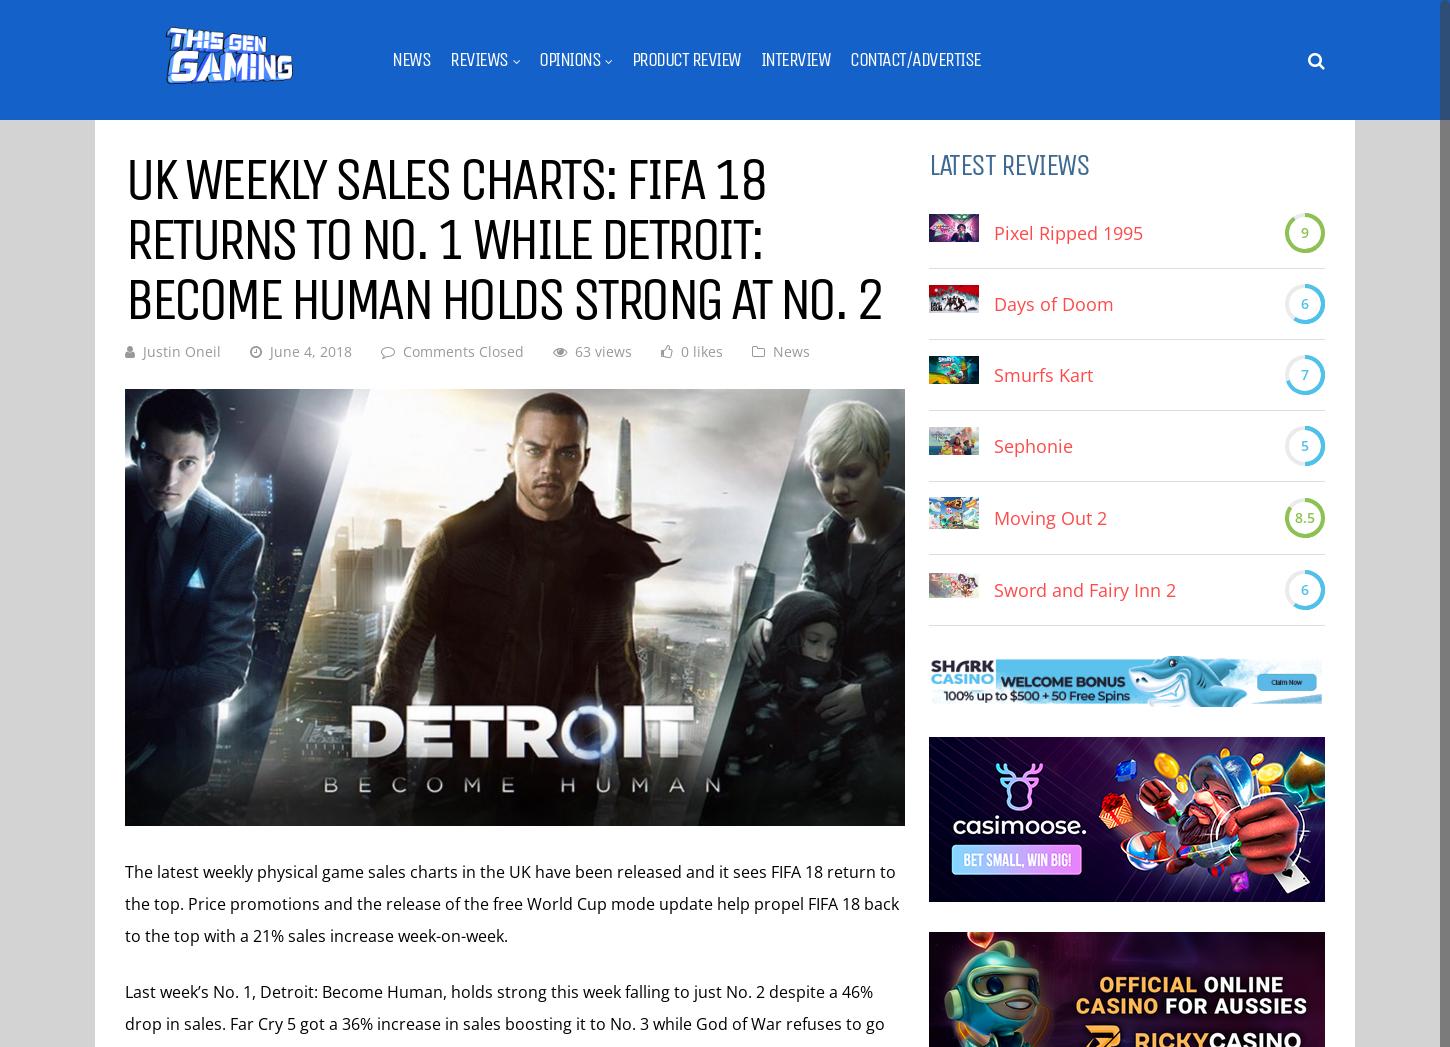  I want to click on '7', so click(1305, 374).